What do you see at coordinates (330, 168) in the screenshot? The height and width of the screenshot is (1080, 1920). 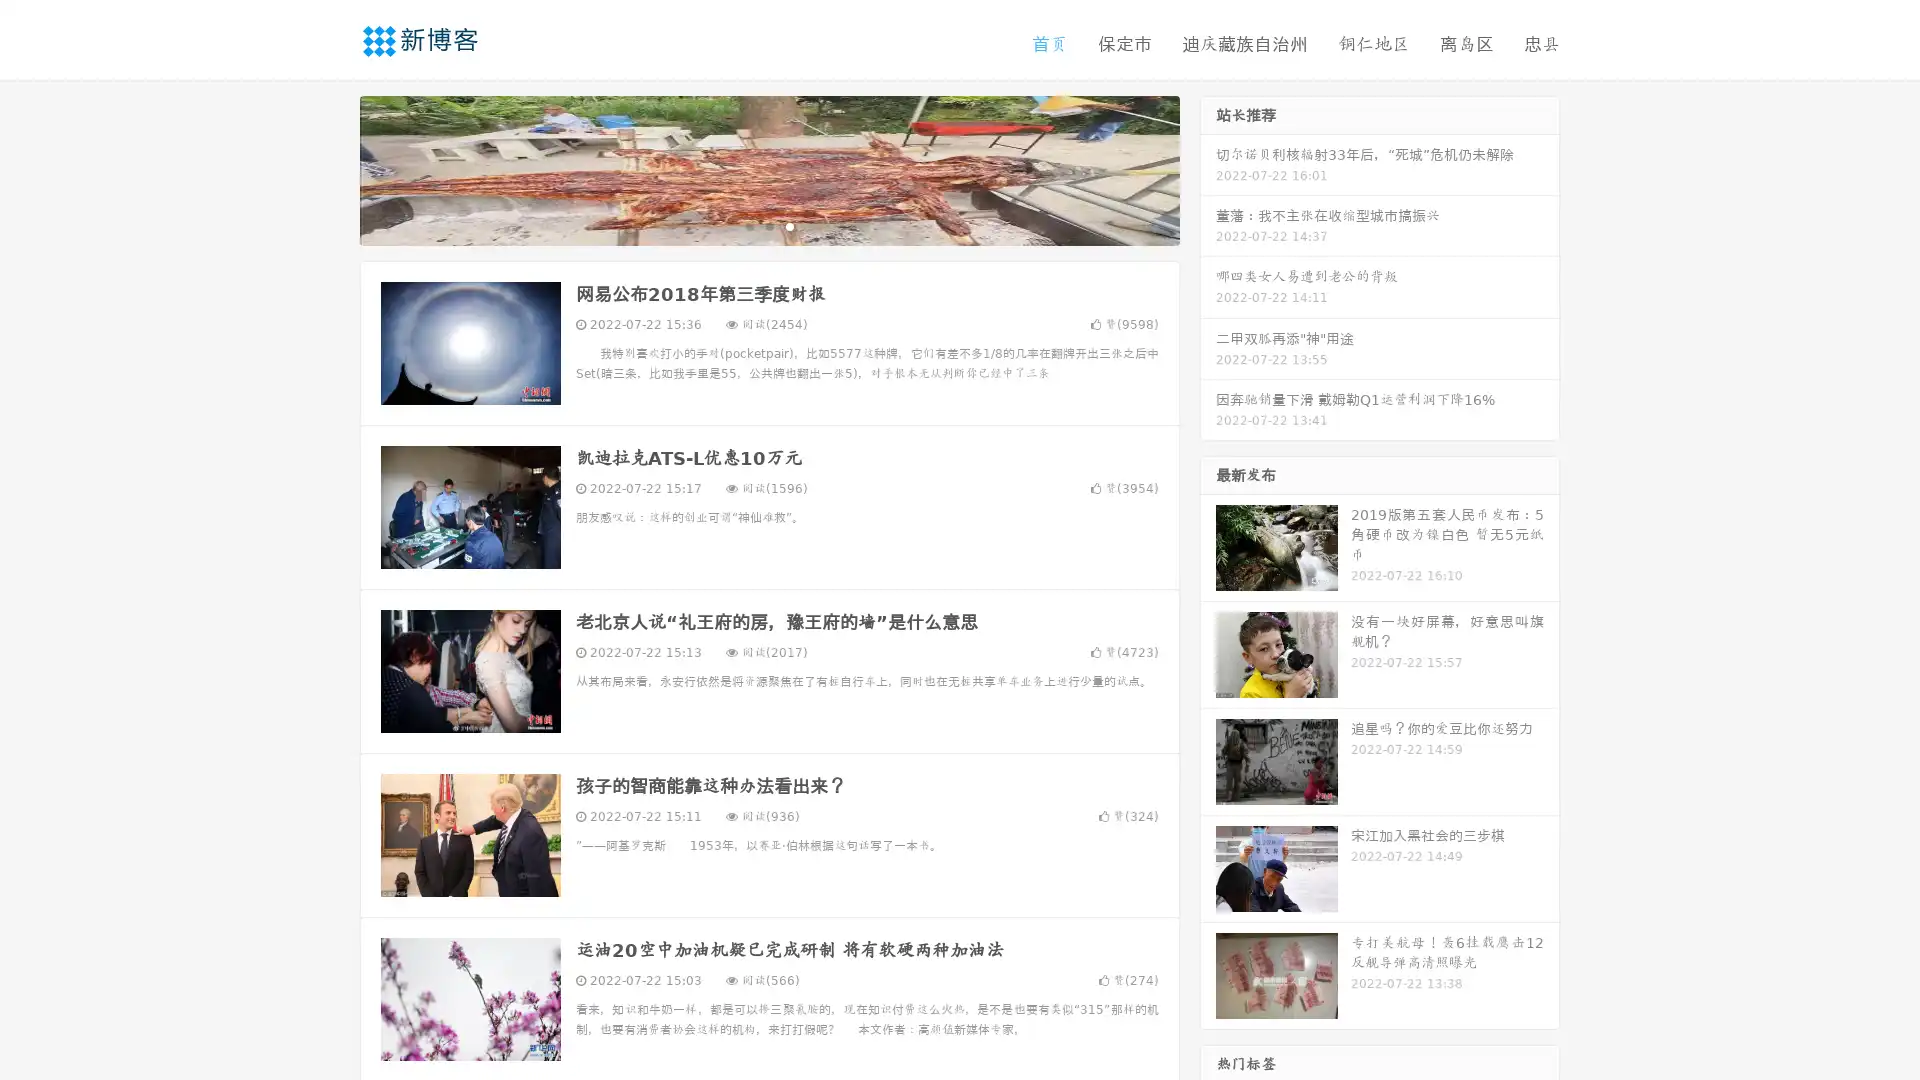 I see `Previous slide` at bounding box center [330, 168].